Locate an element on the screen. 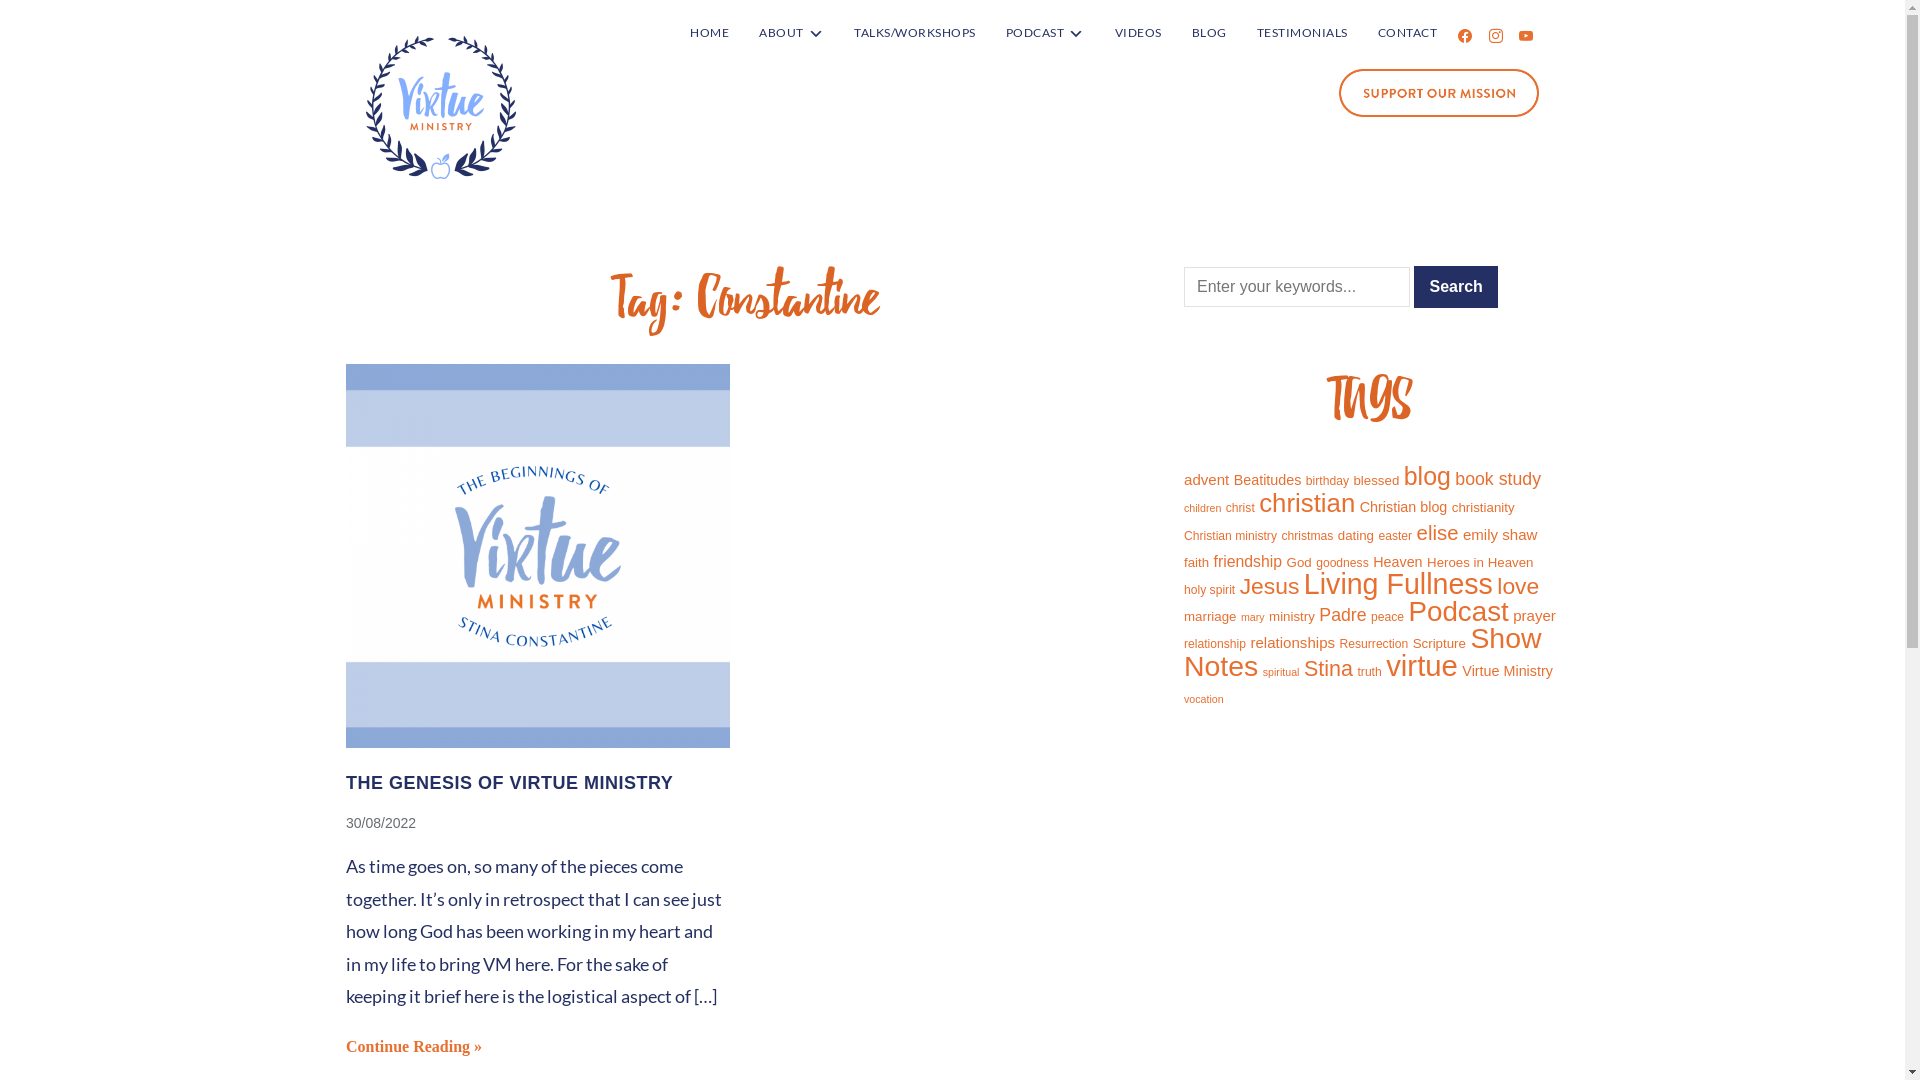 The width and height of the screenshot is (1920, 1080). 'mary' is located at coordinates (1251, 616).